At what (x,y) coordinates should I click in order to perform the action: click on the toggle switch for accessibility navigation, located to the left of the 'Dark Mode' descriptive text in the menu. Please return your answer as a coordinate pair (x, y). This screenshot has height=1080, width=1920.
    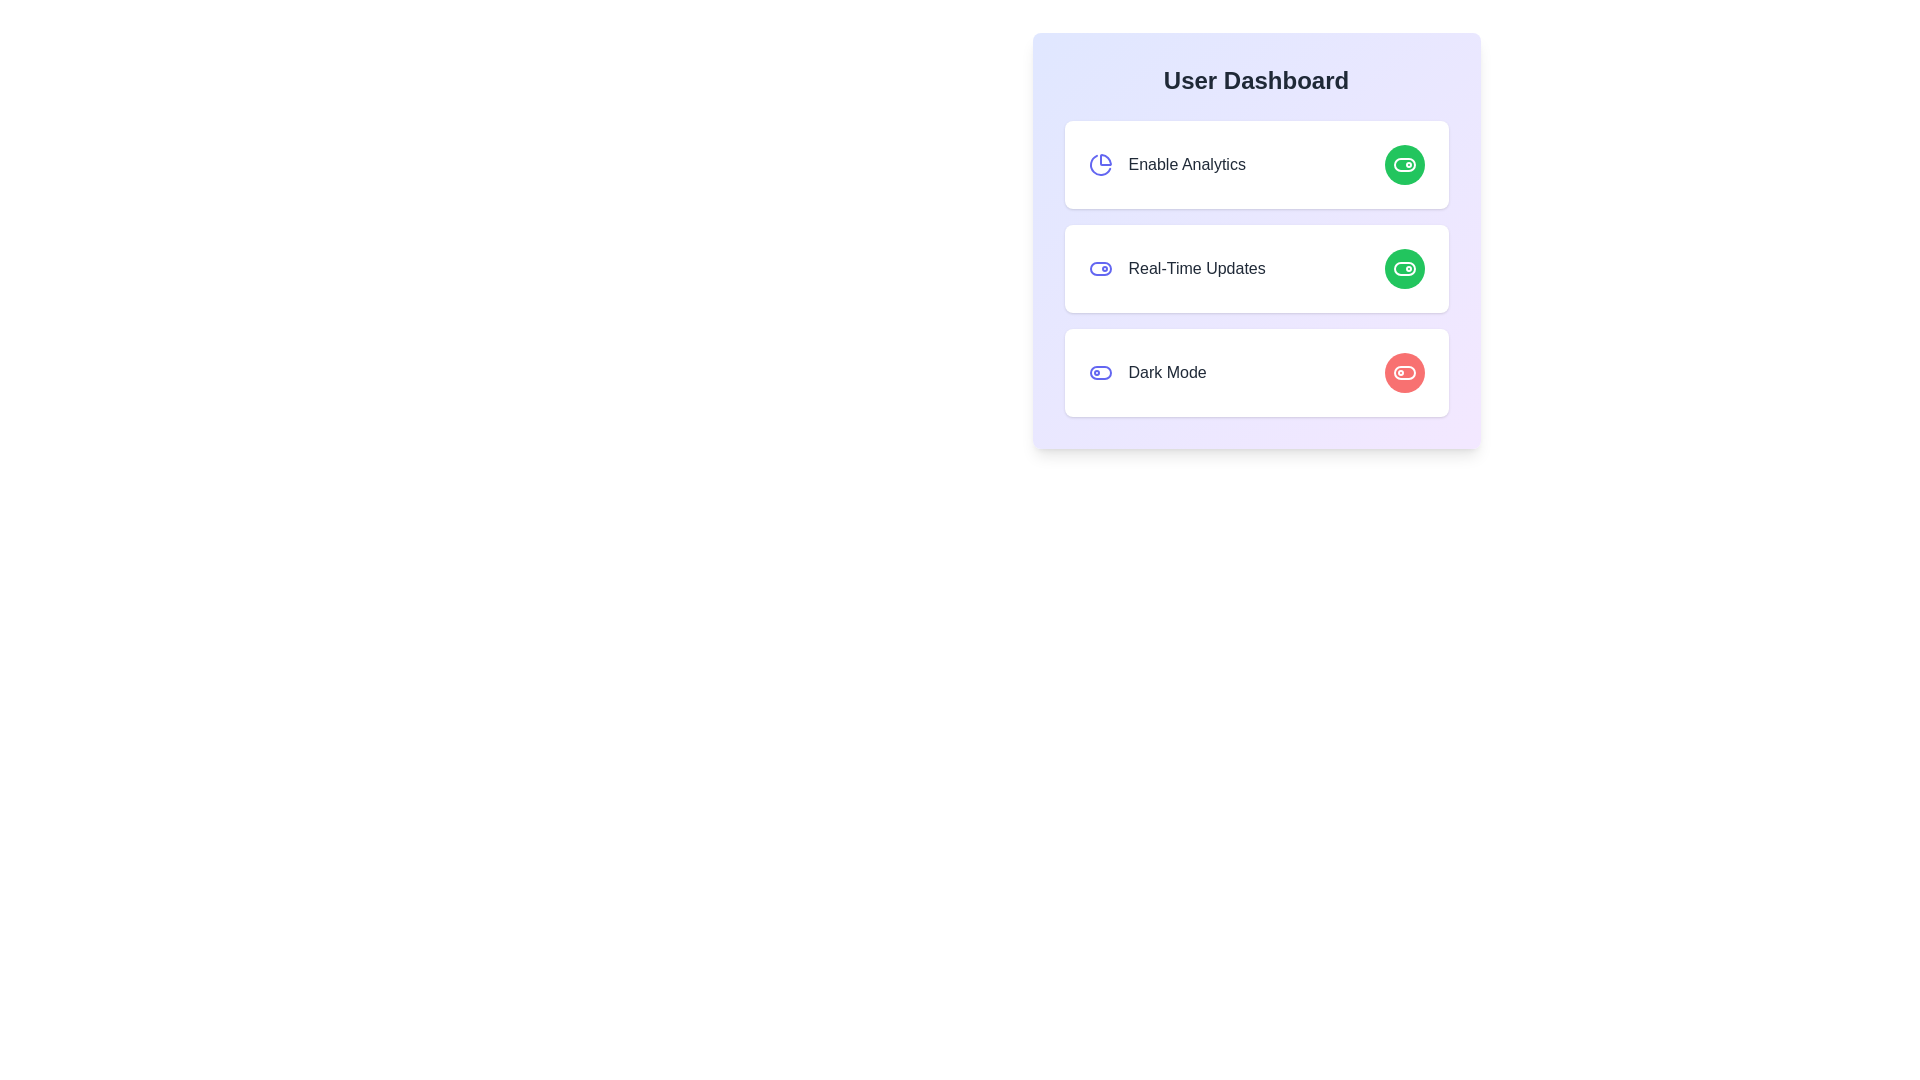
    Looking at the image, I should click on (1099, 373).